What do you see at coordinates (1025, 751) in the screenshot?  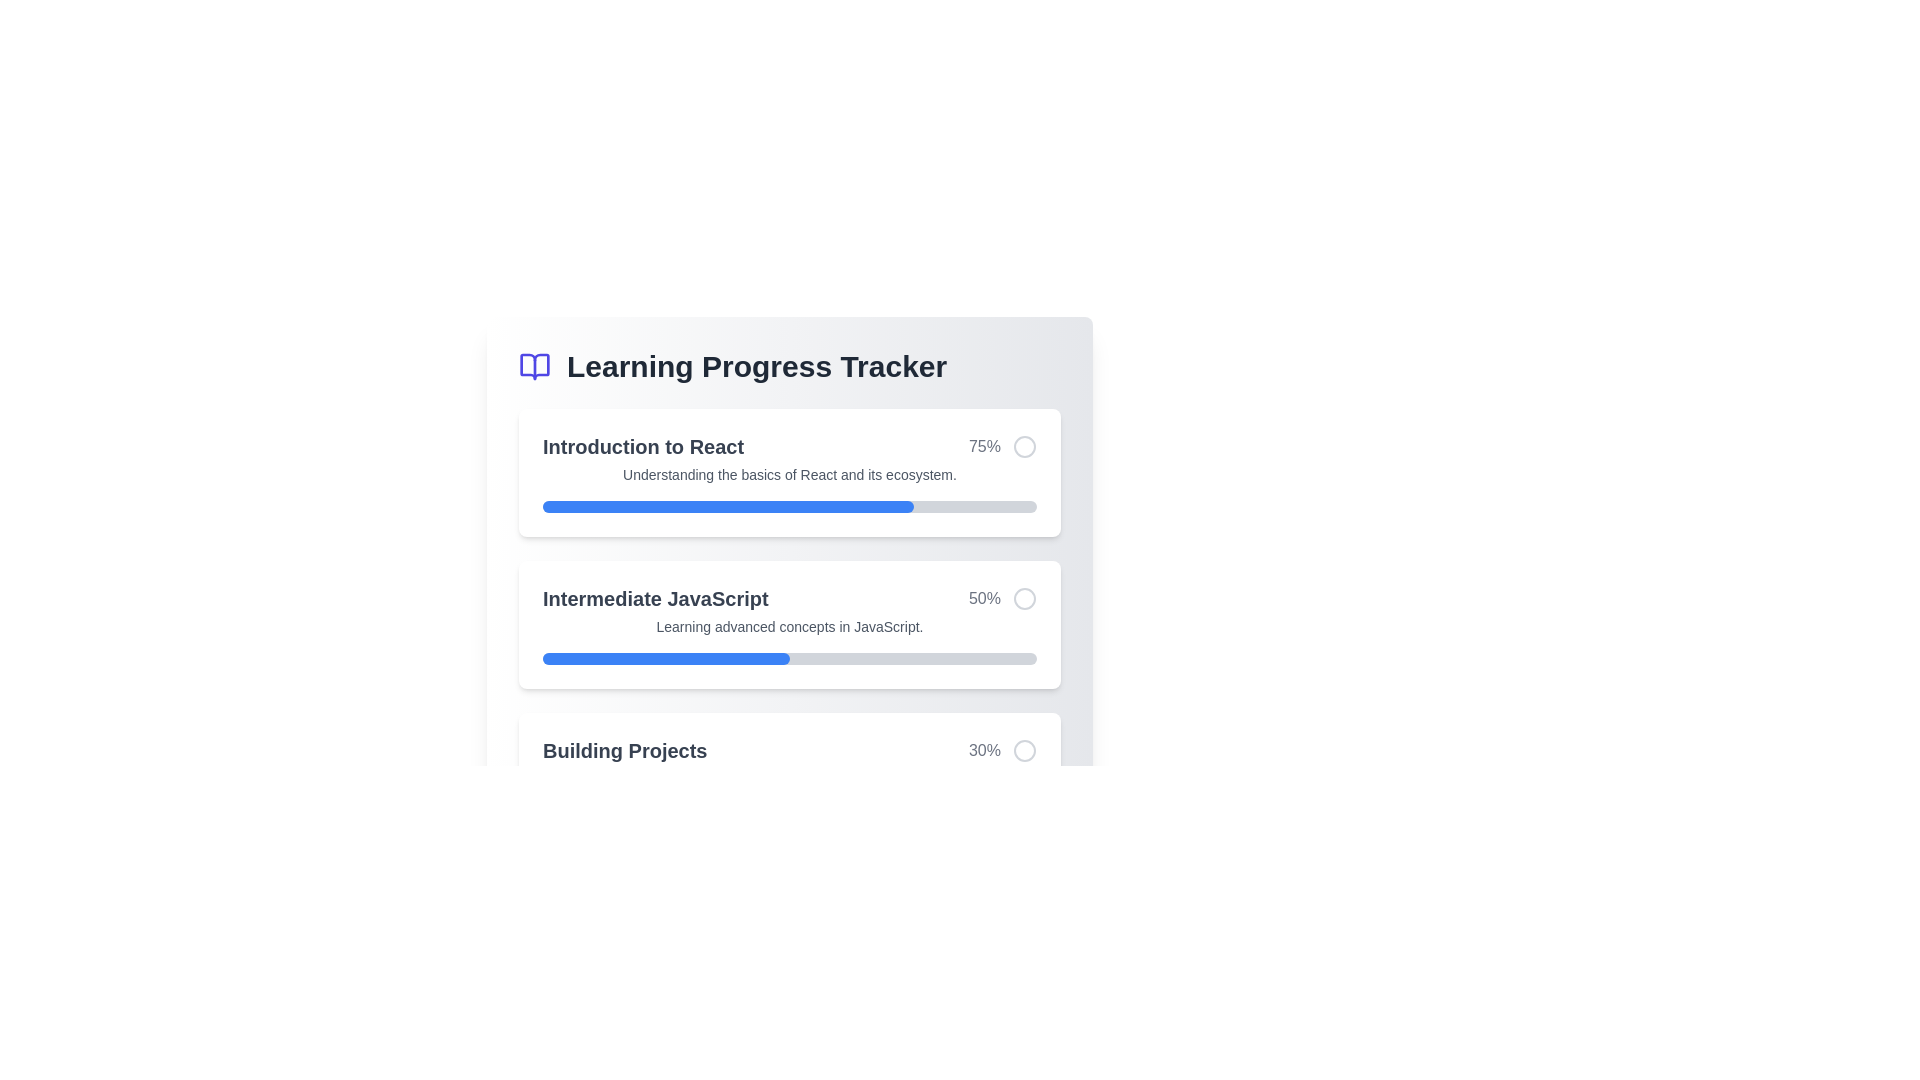 I see `the radio button located to the right of the 'Building Projects' progress tracker item` at bounding box center [1025, 751].